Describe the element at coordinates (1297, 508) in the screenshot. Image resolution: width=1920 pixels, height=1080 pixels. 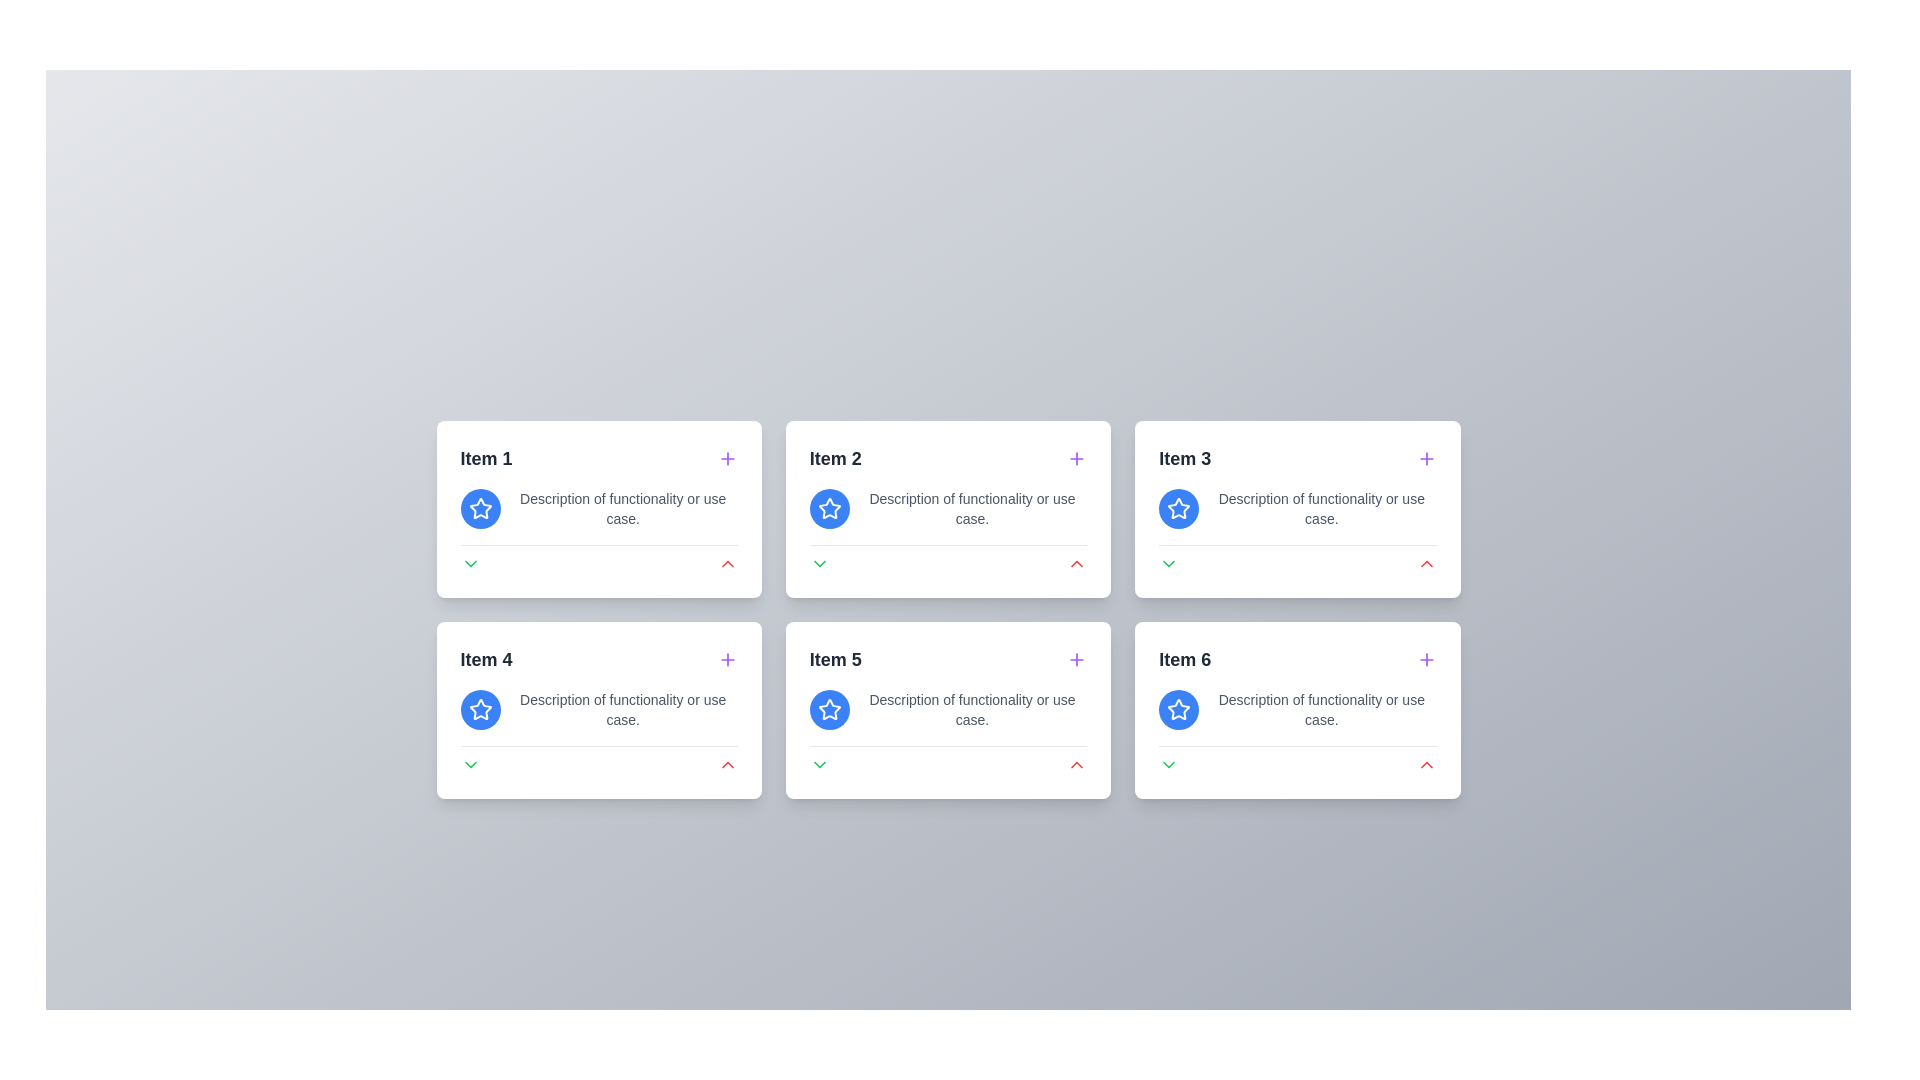
I see `text content stating 'Description of functionality or use case.' located below the heading 'Item 3' in the top right quadrant of the interface` at that location.